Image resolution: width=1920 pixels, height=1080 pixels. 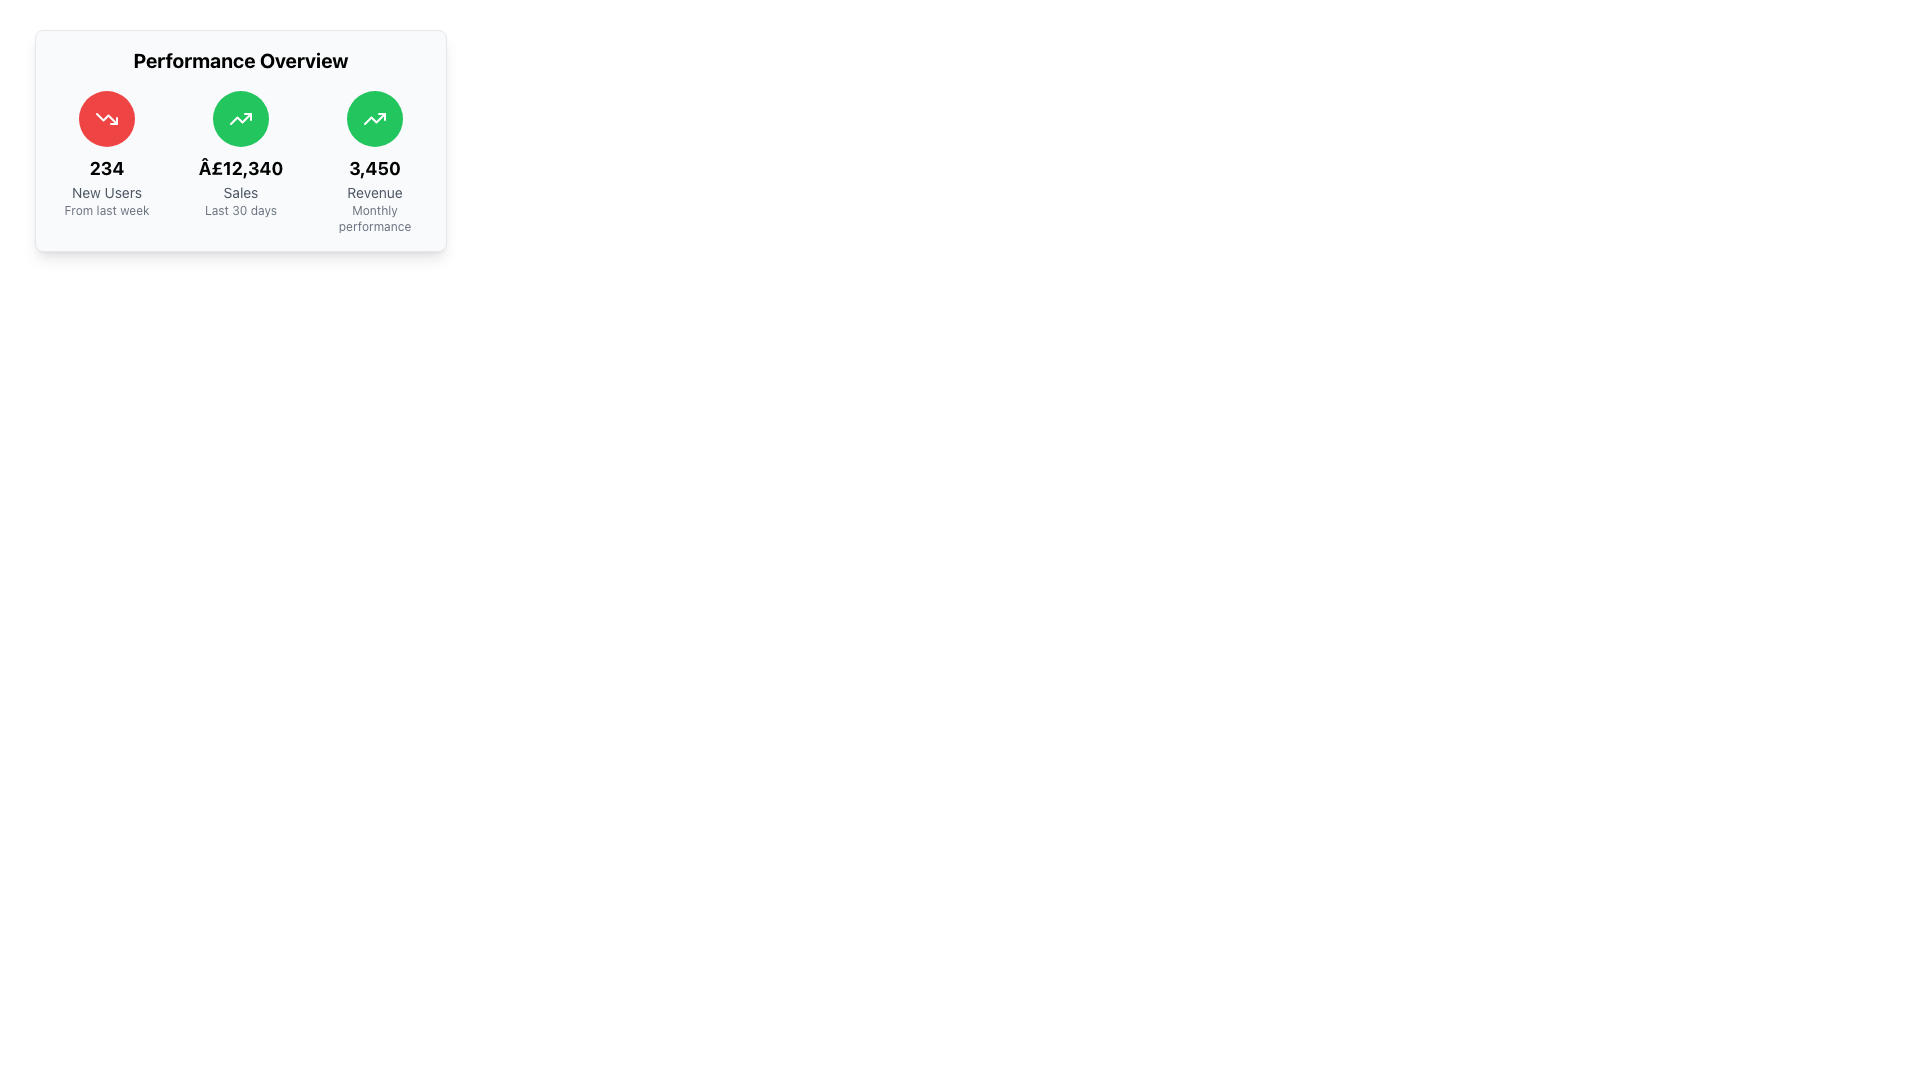 What do you see at coordinates (240, 60) in the screenshot?
I see `the header element that indicates the purpose or summary of the content in the card component, located at the top of the card above the performance metrics` at bounding box center [240, 60].